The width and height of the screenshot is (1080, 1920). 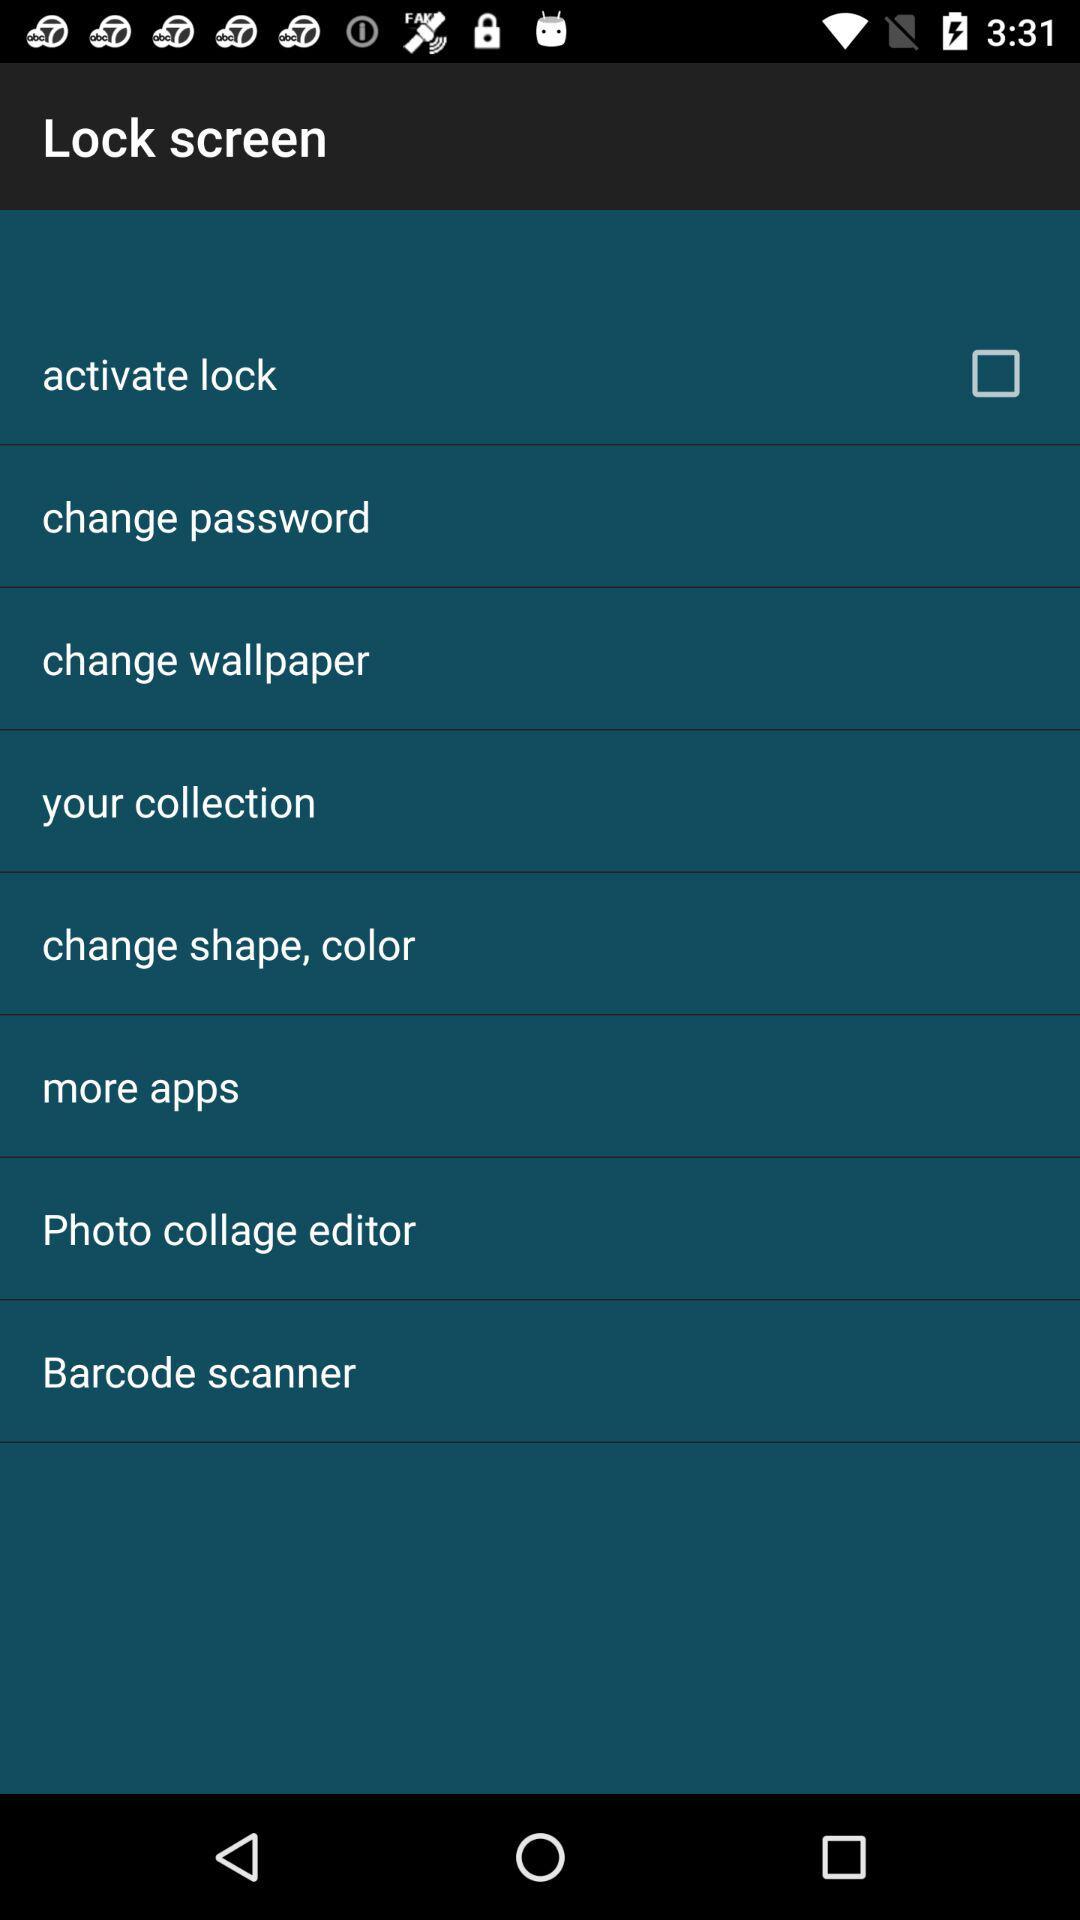 What do you see at coordinates (178, 801) in the screenshot?
I see `your collection app` at bounding box center [178, 801].